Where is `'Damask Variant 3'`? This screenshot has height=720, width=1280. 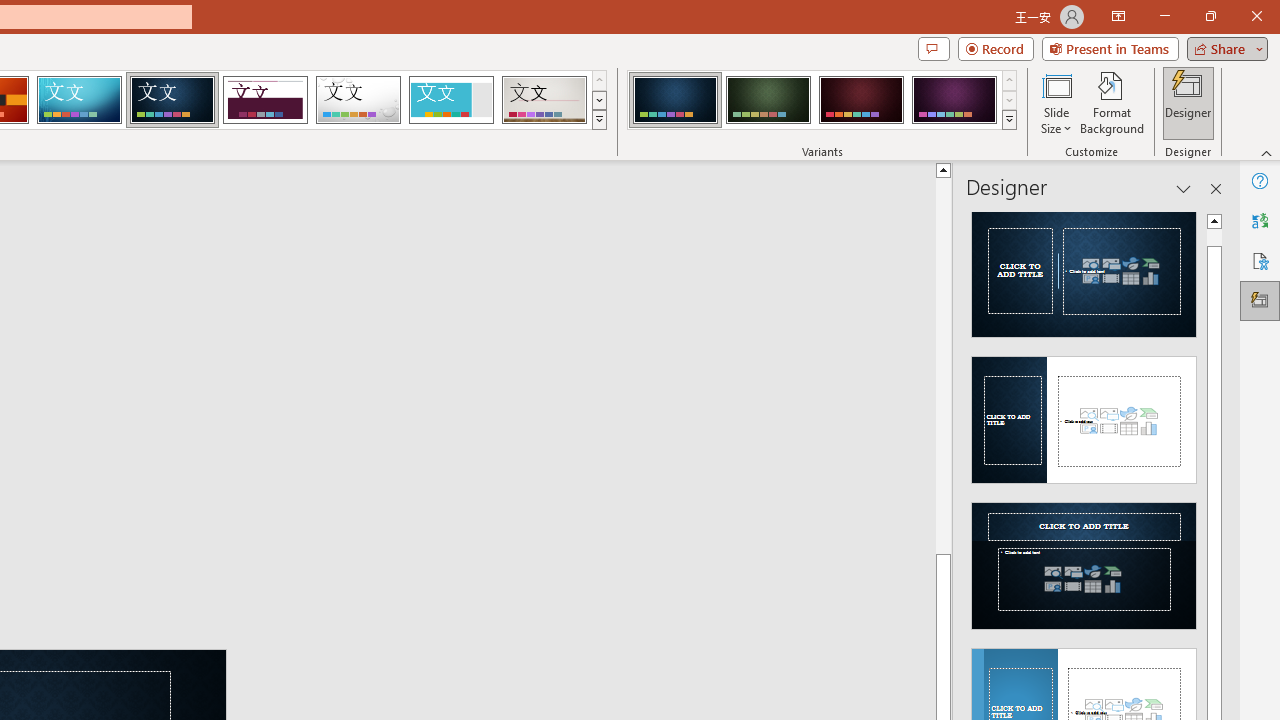 'Damask Variant 3' is located at coordinates (861, 100).